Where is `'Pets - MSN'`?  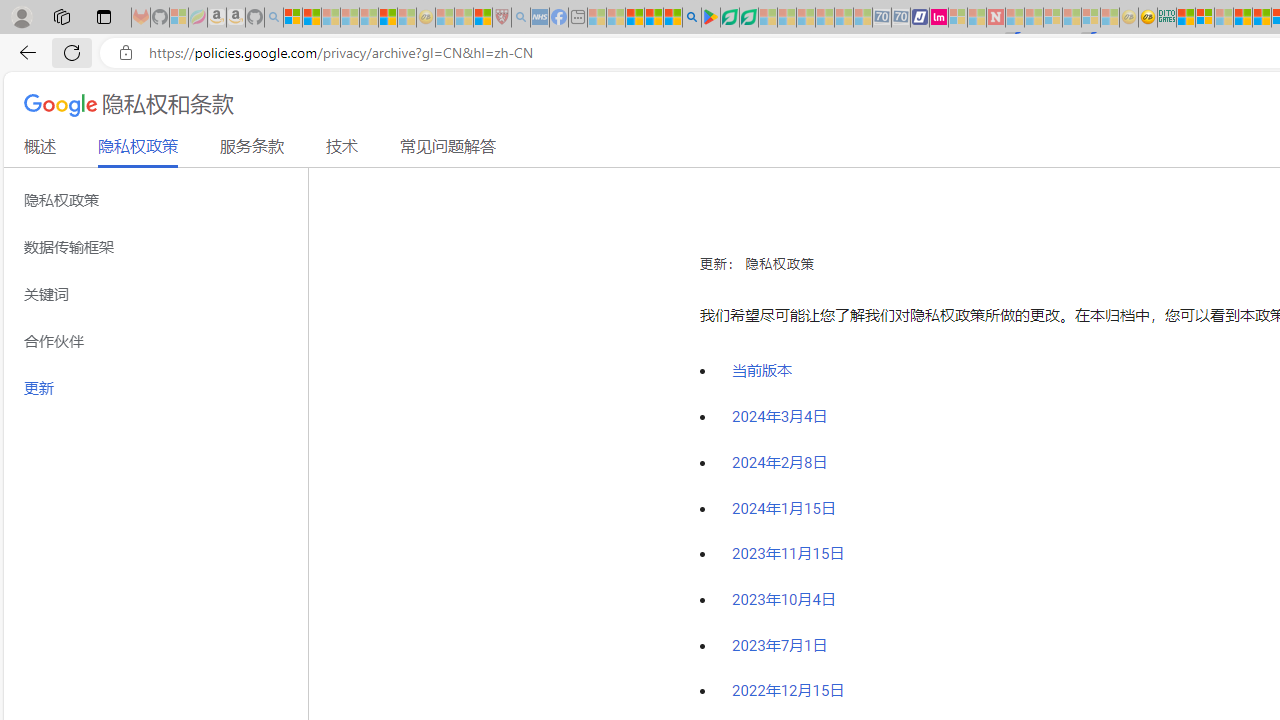 'Pets - MSN' is located at coordinates (654, 17).